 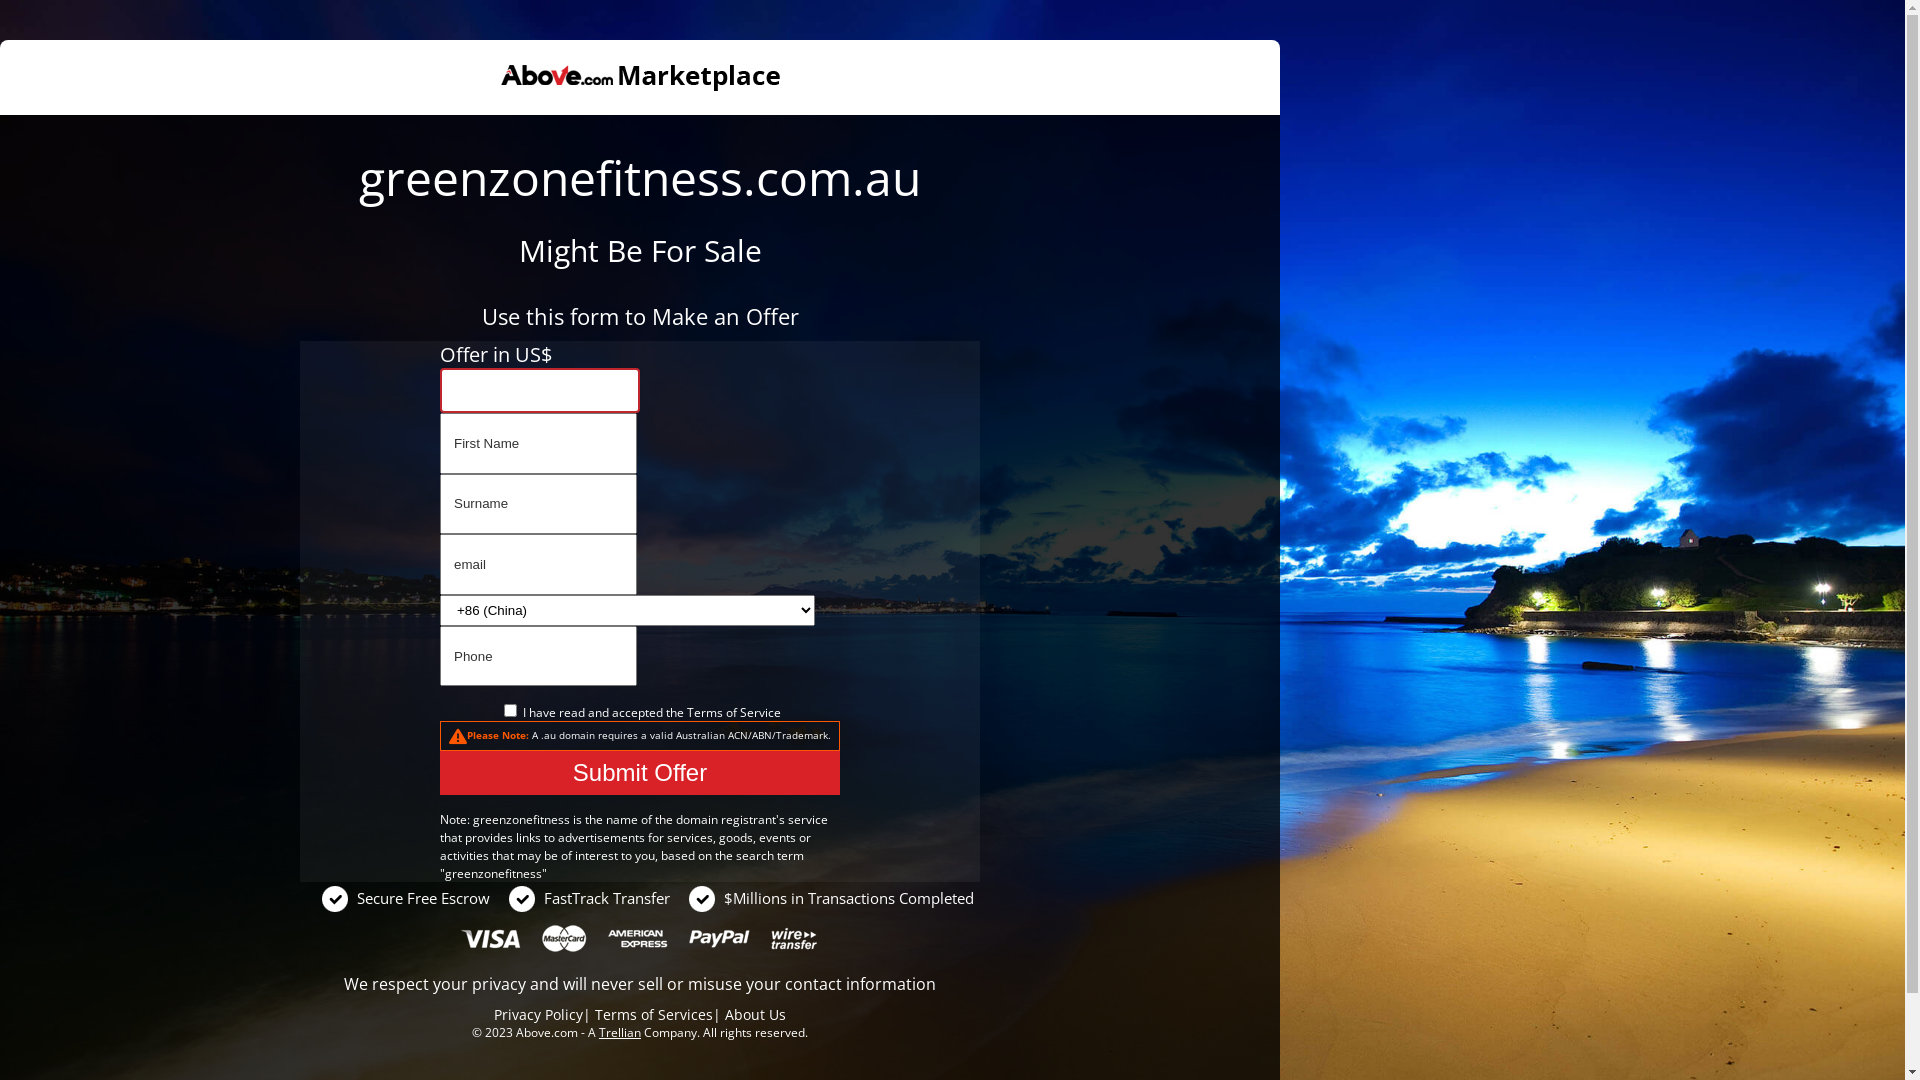 What do you see at coordinates (538, 1014) in the screenshot?
I see `'Privacy Policy'` at bounding box center [538, 1014].